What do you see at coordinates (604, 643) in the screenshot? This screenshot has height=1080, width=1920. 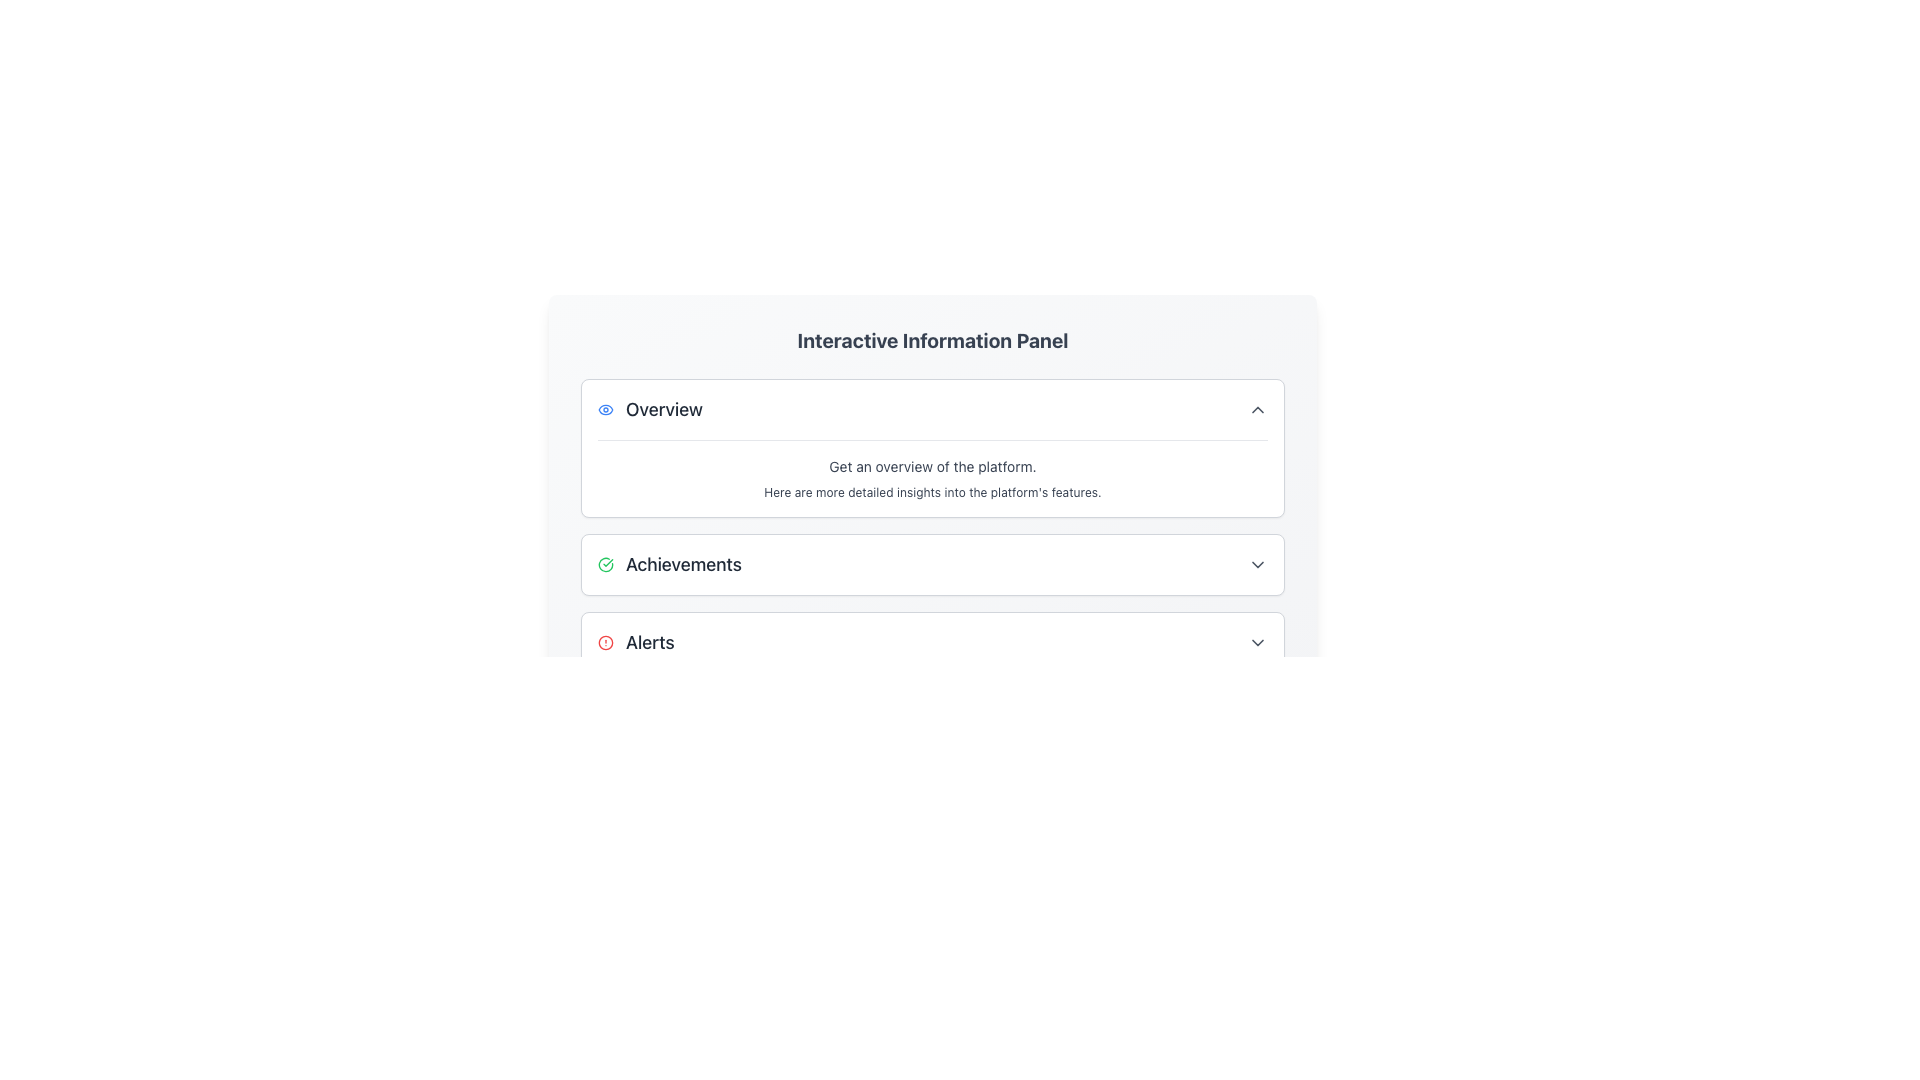 I see `the containing 'Alerts' section by interacting with the circular red icon in the third section of the panel` at bounding box center [604, 643].